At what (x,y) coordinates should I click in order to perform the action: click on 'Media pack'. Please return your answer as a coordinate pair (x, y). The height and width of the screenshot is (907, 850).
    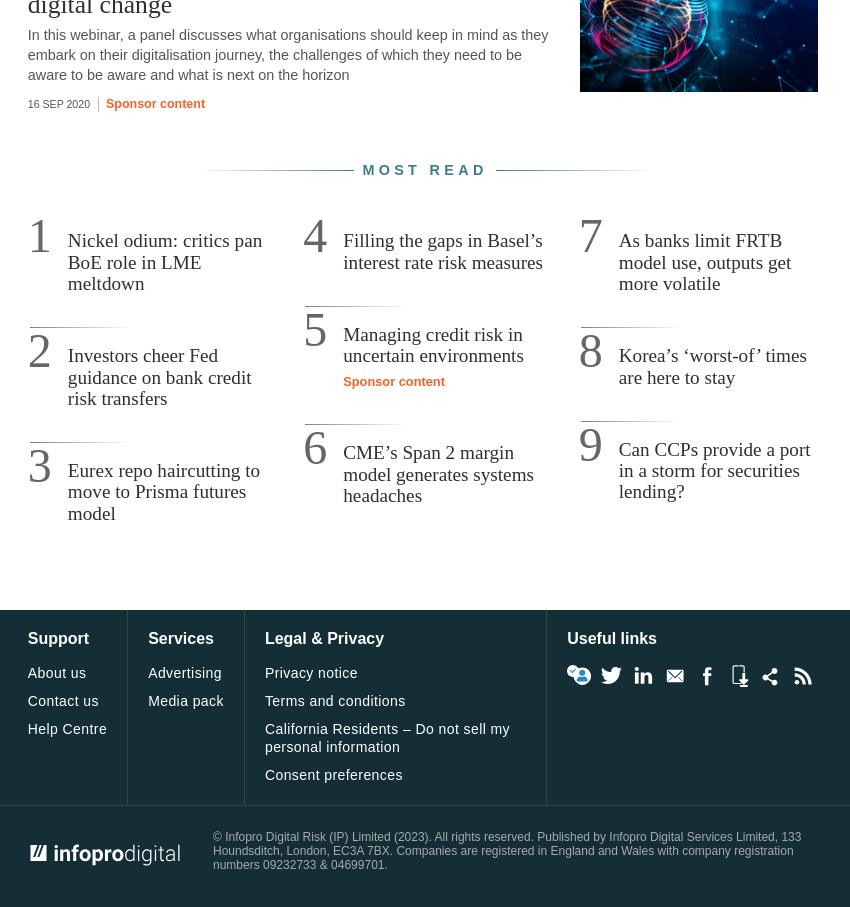
    Looking at the image, I should click on (184, 700).